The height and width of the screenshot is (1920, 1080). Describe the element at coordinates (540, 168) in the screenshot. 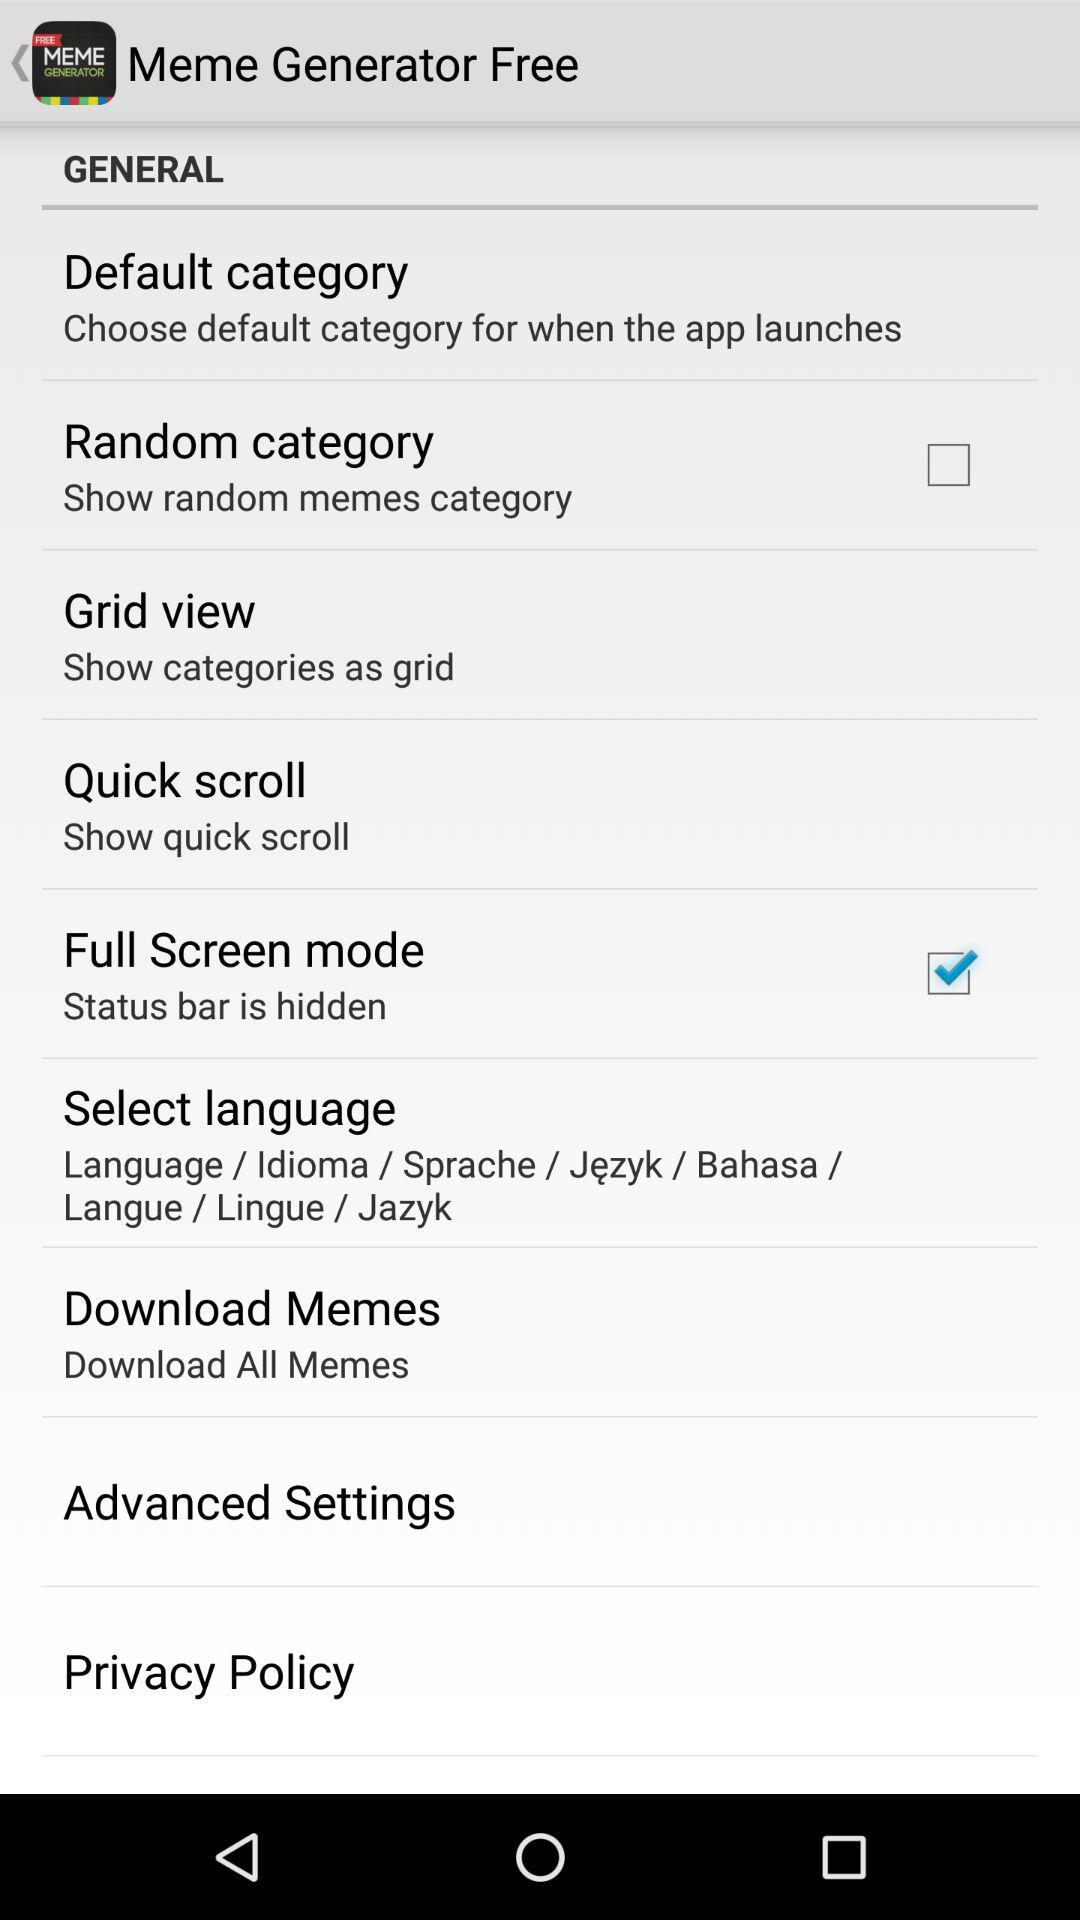

I see `the item above default category item` at that location.